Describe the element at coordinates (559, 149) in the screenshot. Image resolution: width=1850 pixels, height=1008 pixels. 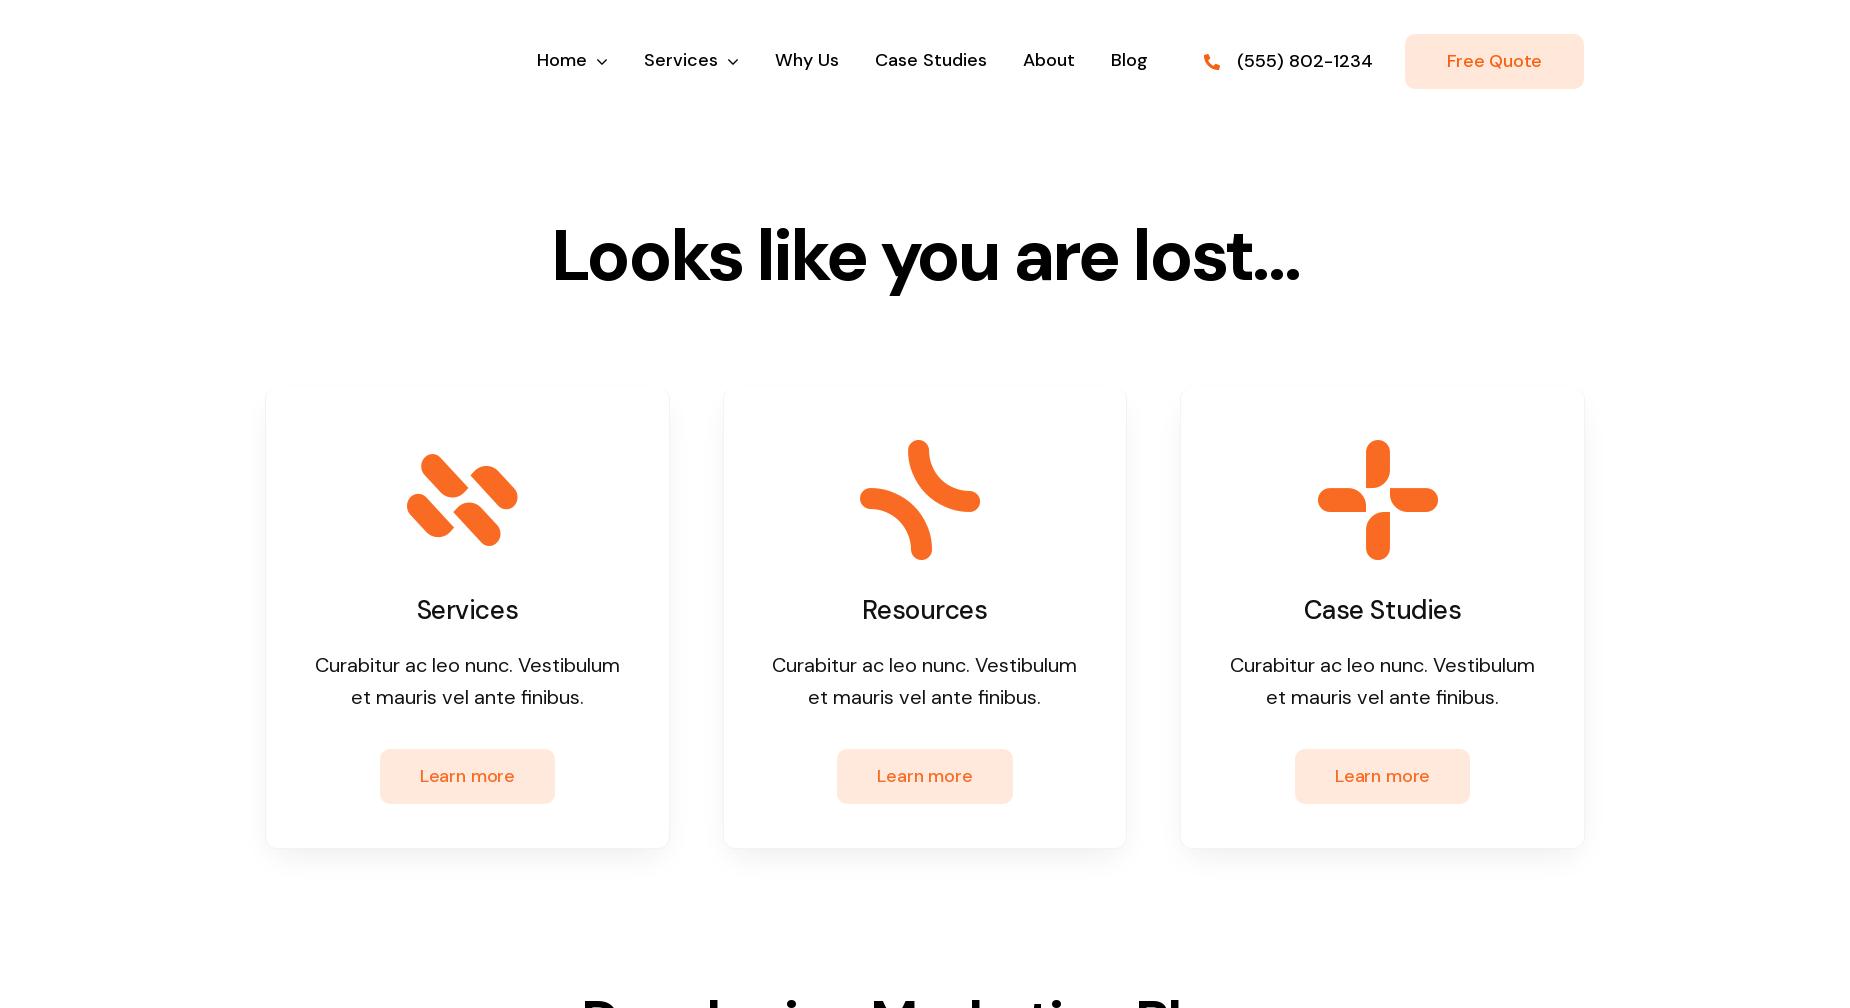
I see `'Home Alternate'` at that location.